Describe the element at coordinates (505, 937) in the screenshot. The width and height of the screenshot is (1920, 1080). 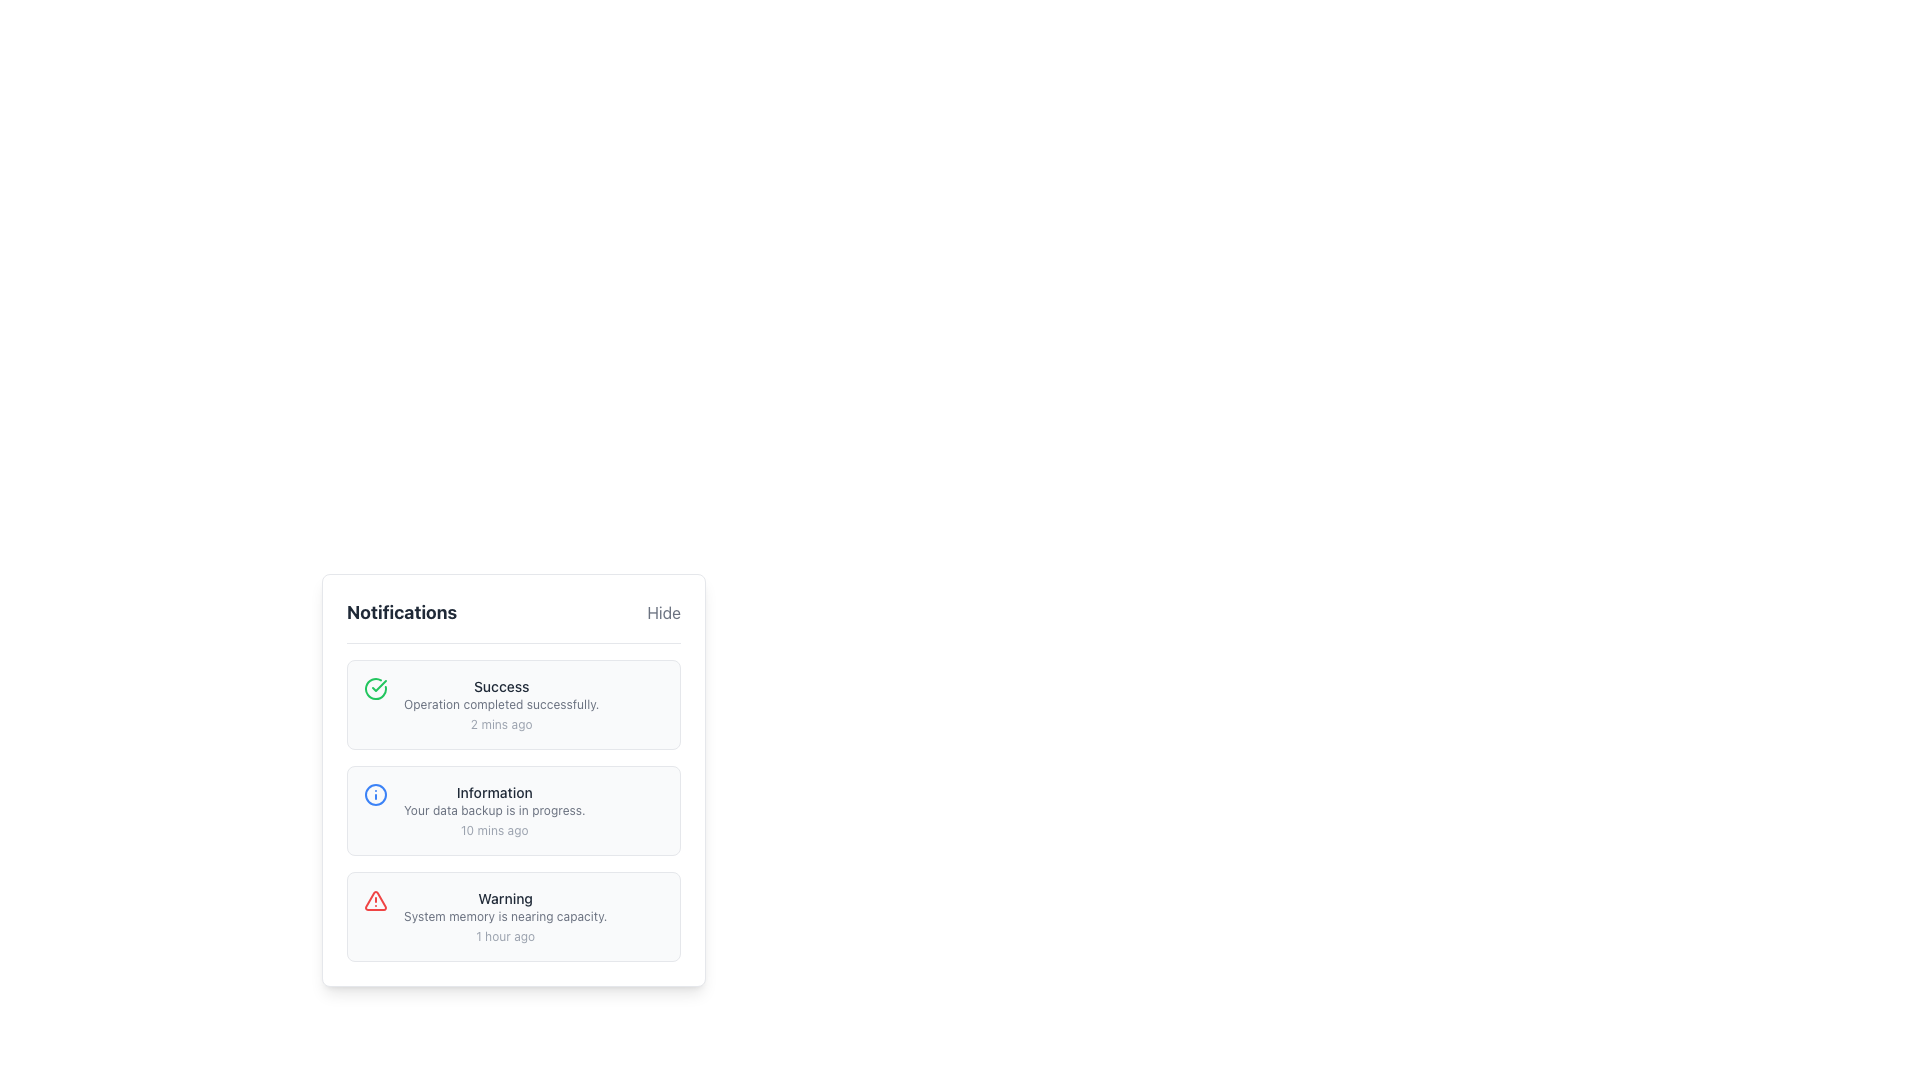
I see `the text label displaying '1 hour ago' in a small, gray font, located at the bottom of the notification block below the 'Warning' title and the message 'System memory is nearing capacity.'` at that location.